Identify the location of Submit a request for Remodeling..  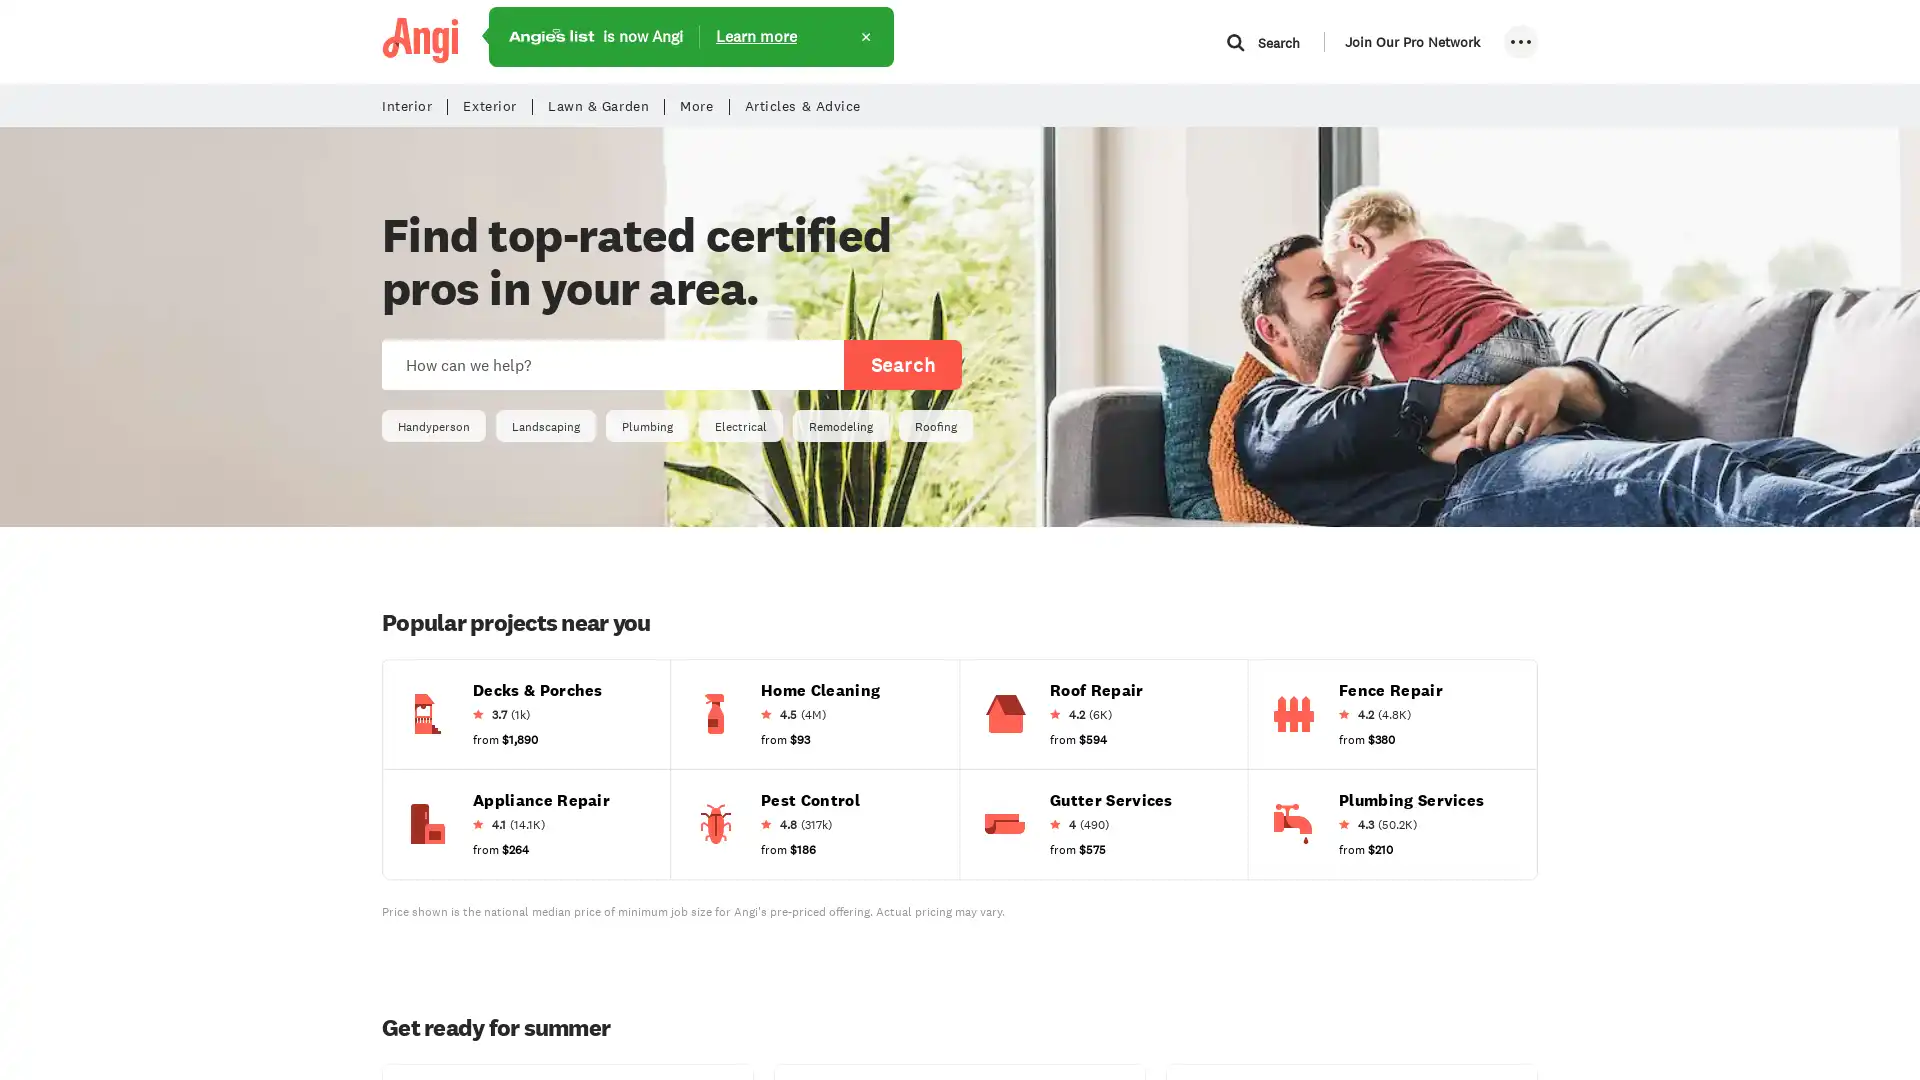
(840, 424).